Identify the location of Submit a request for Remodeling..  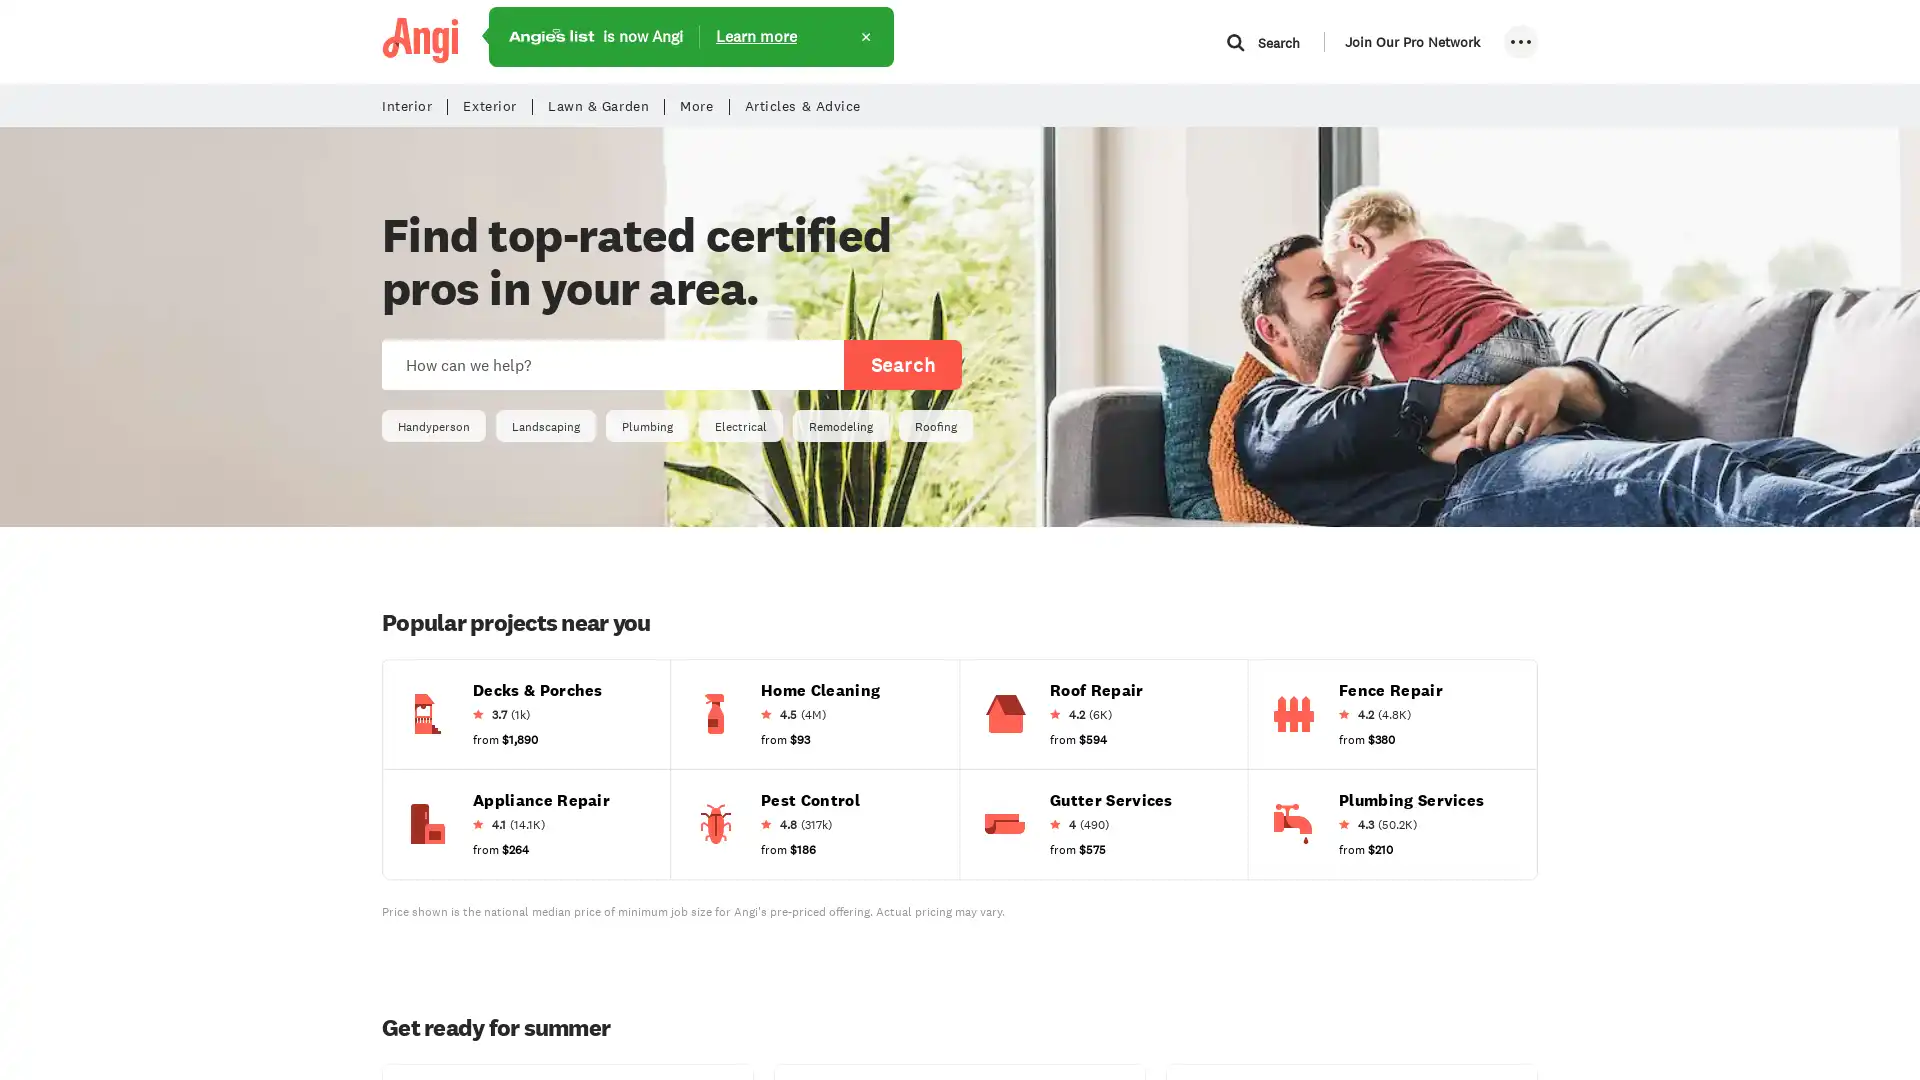
(840, 424).